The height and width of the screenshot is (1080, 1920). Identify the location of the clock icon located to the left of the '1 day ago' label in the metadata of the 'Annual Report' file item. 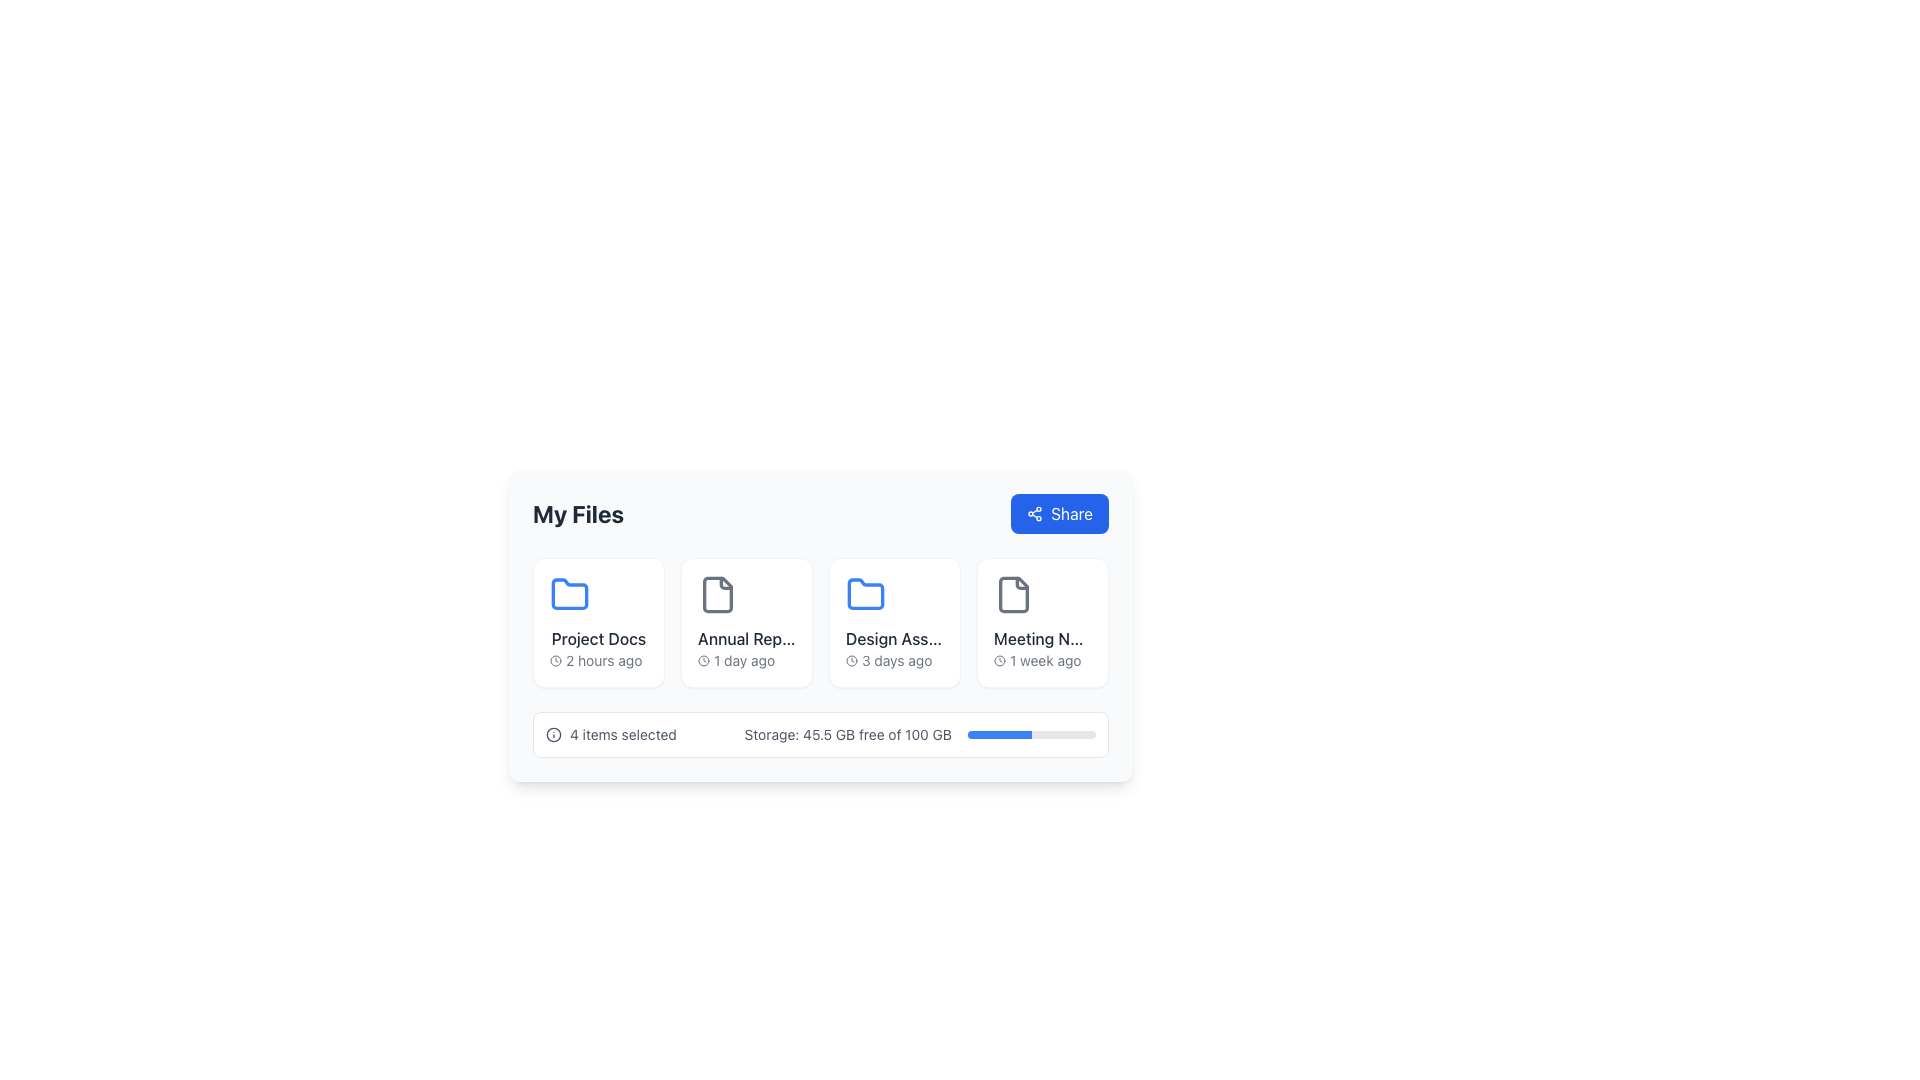
(704, 660).